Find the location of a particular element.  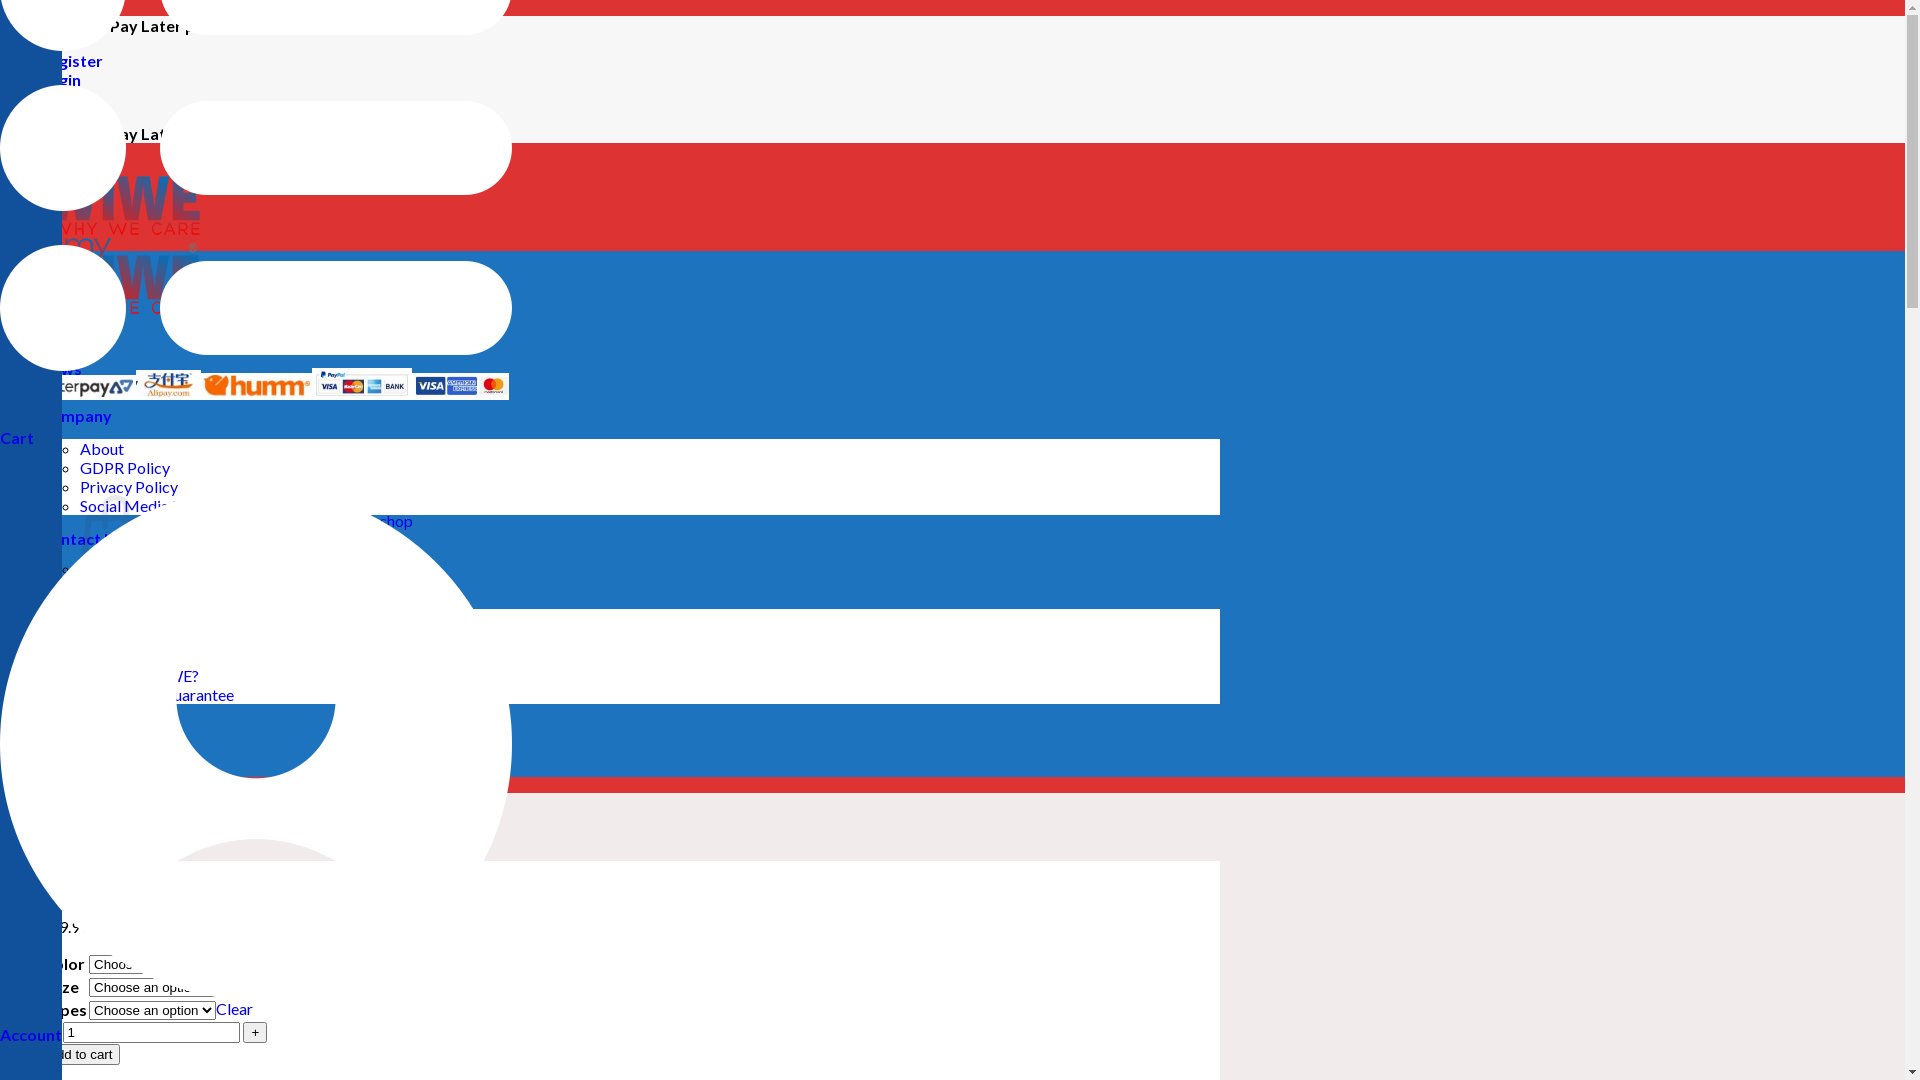

'Warranty & Guarantee' is located at coordinates (80, 693).